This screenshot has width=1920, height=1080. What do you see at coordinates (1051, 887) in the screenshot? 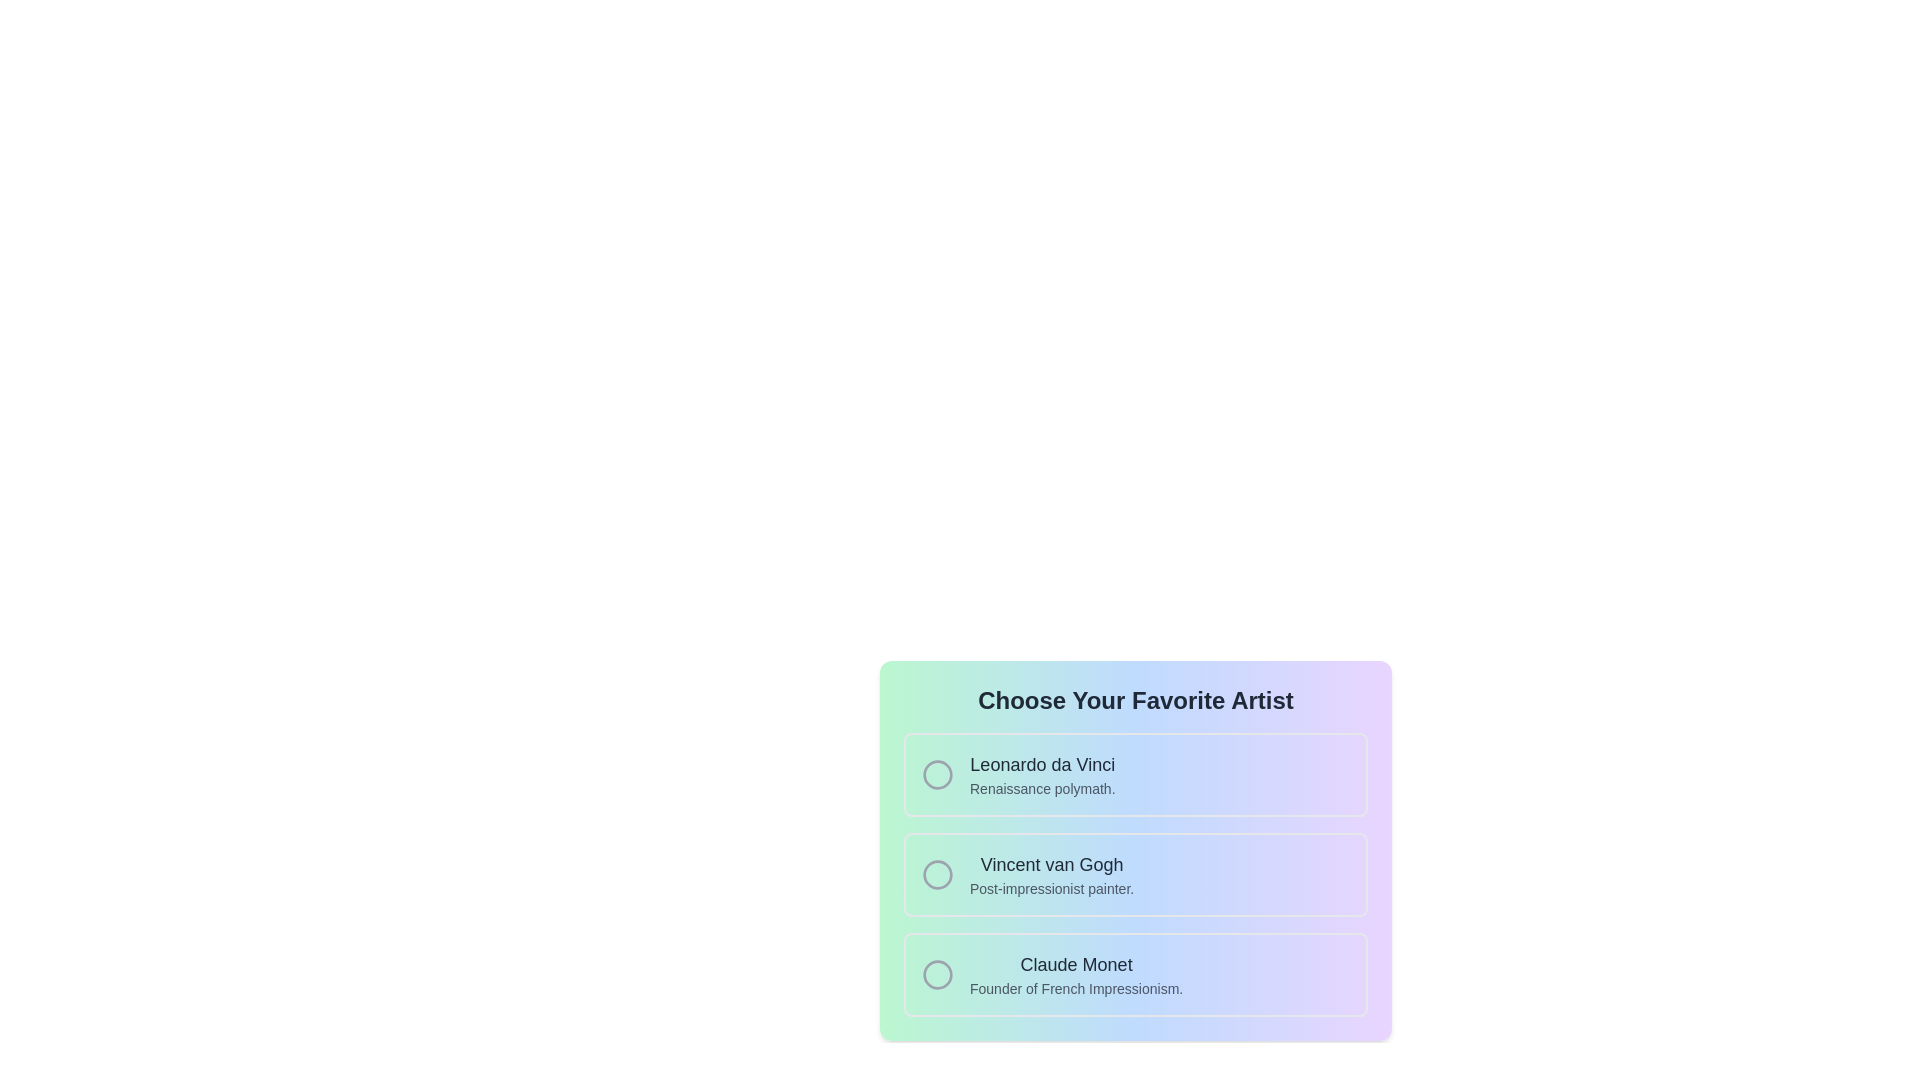
I see `the Text Label that provides additional context about 'Vincent van Gogh', positioned directly beneath the main label in the middle section of the vertically-stacked options` at bounding box center [1051, 887].